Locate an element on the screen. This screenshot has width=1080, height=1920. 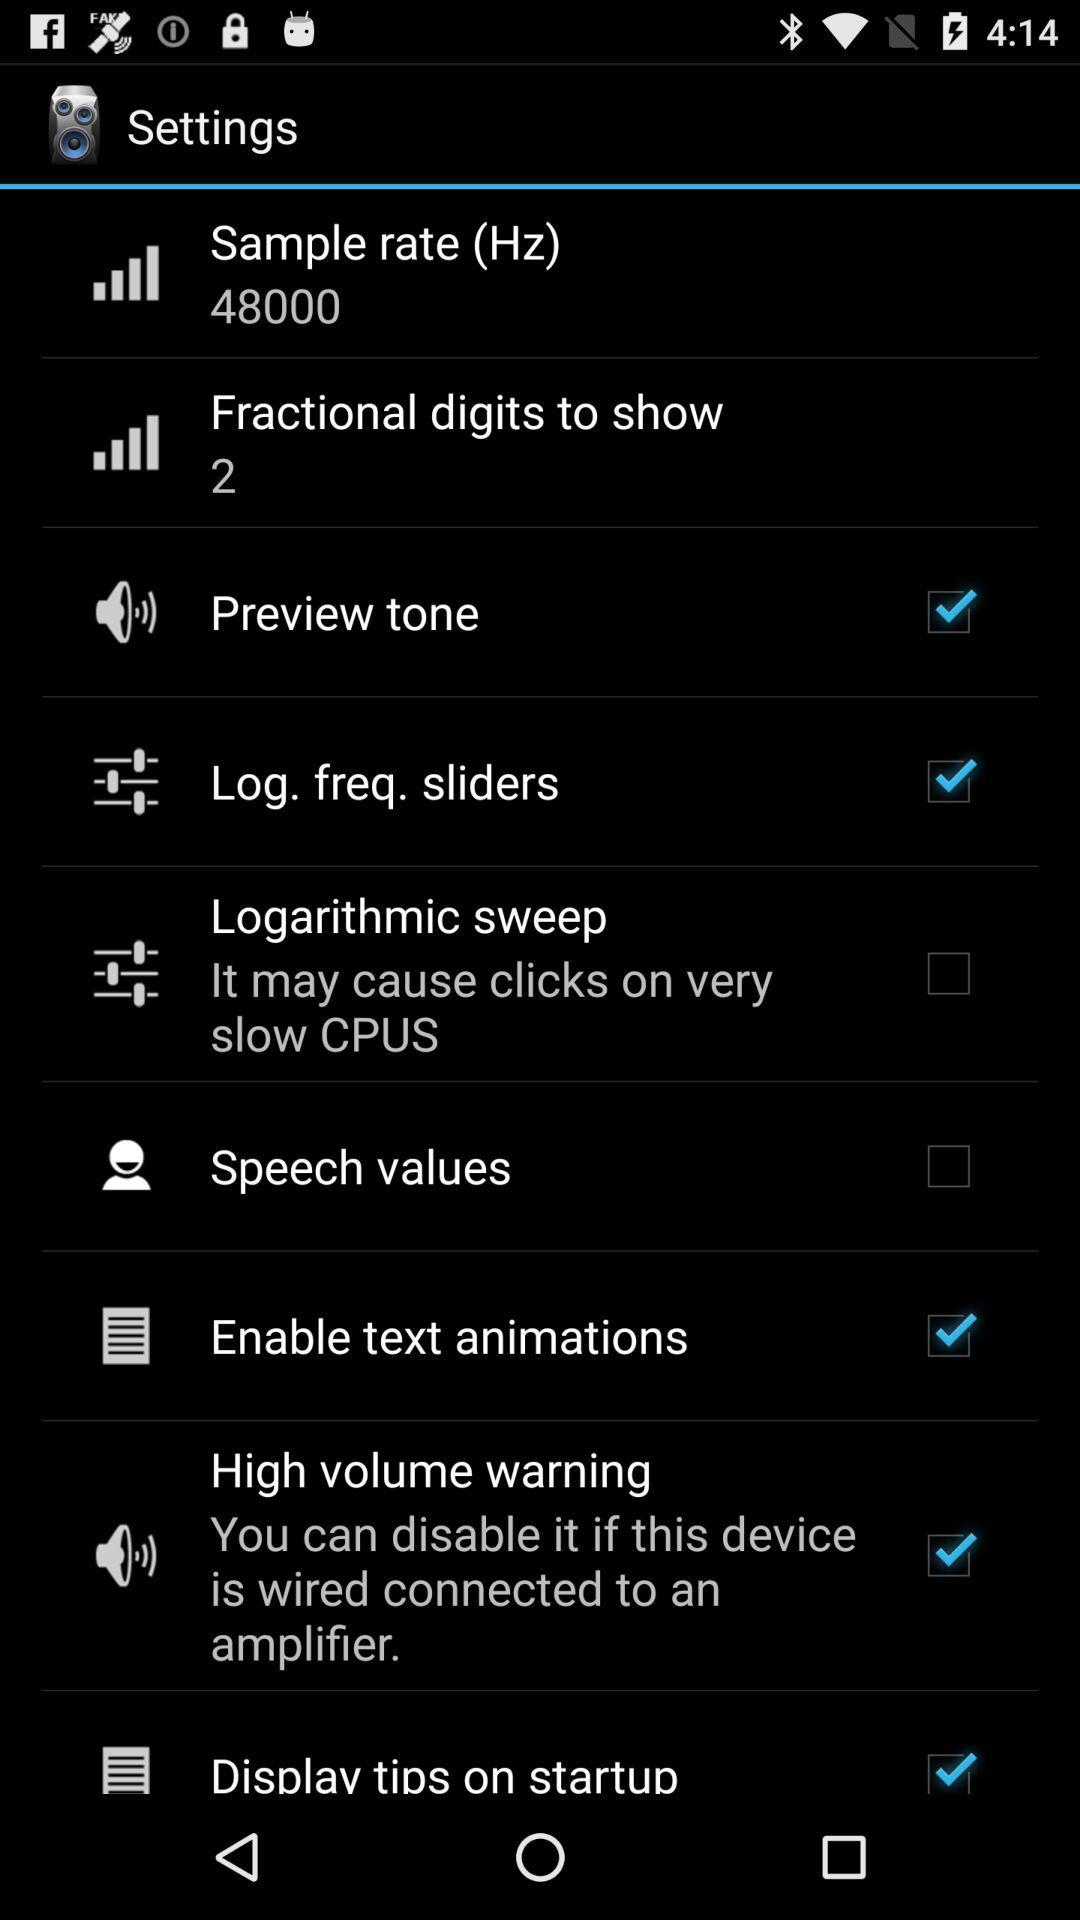
sample rate (hz) item is located at coordinates (385, 240).